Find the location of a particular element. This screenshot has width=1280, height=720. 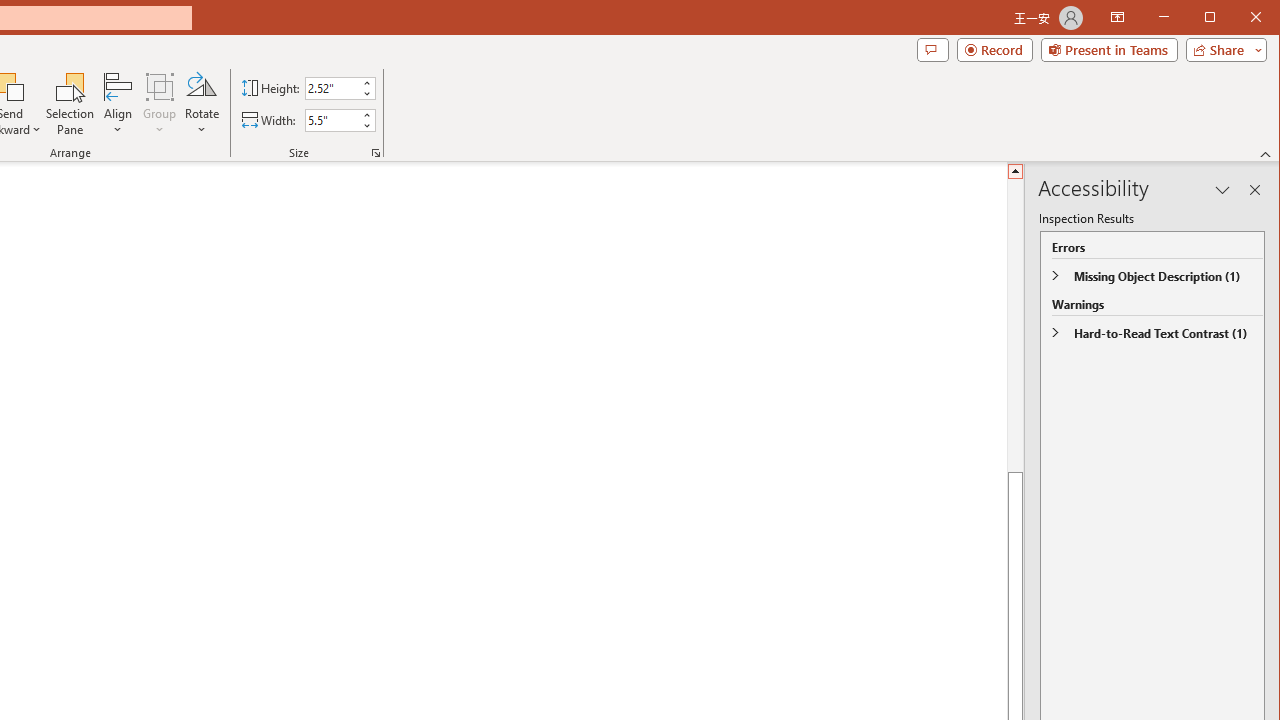

'Shape Height' is located at coordinates (332, 87).